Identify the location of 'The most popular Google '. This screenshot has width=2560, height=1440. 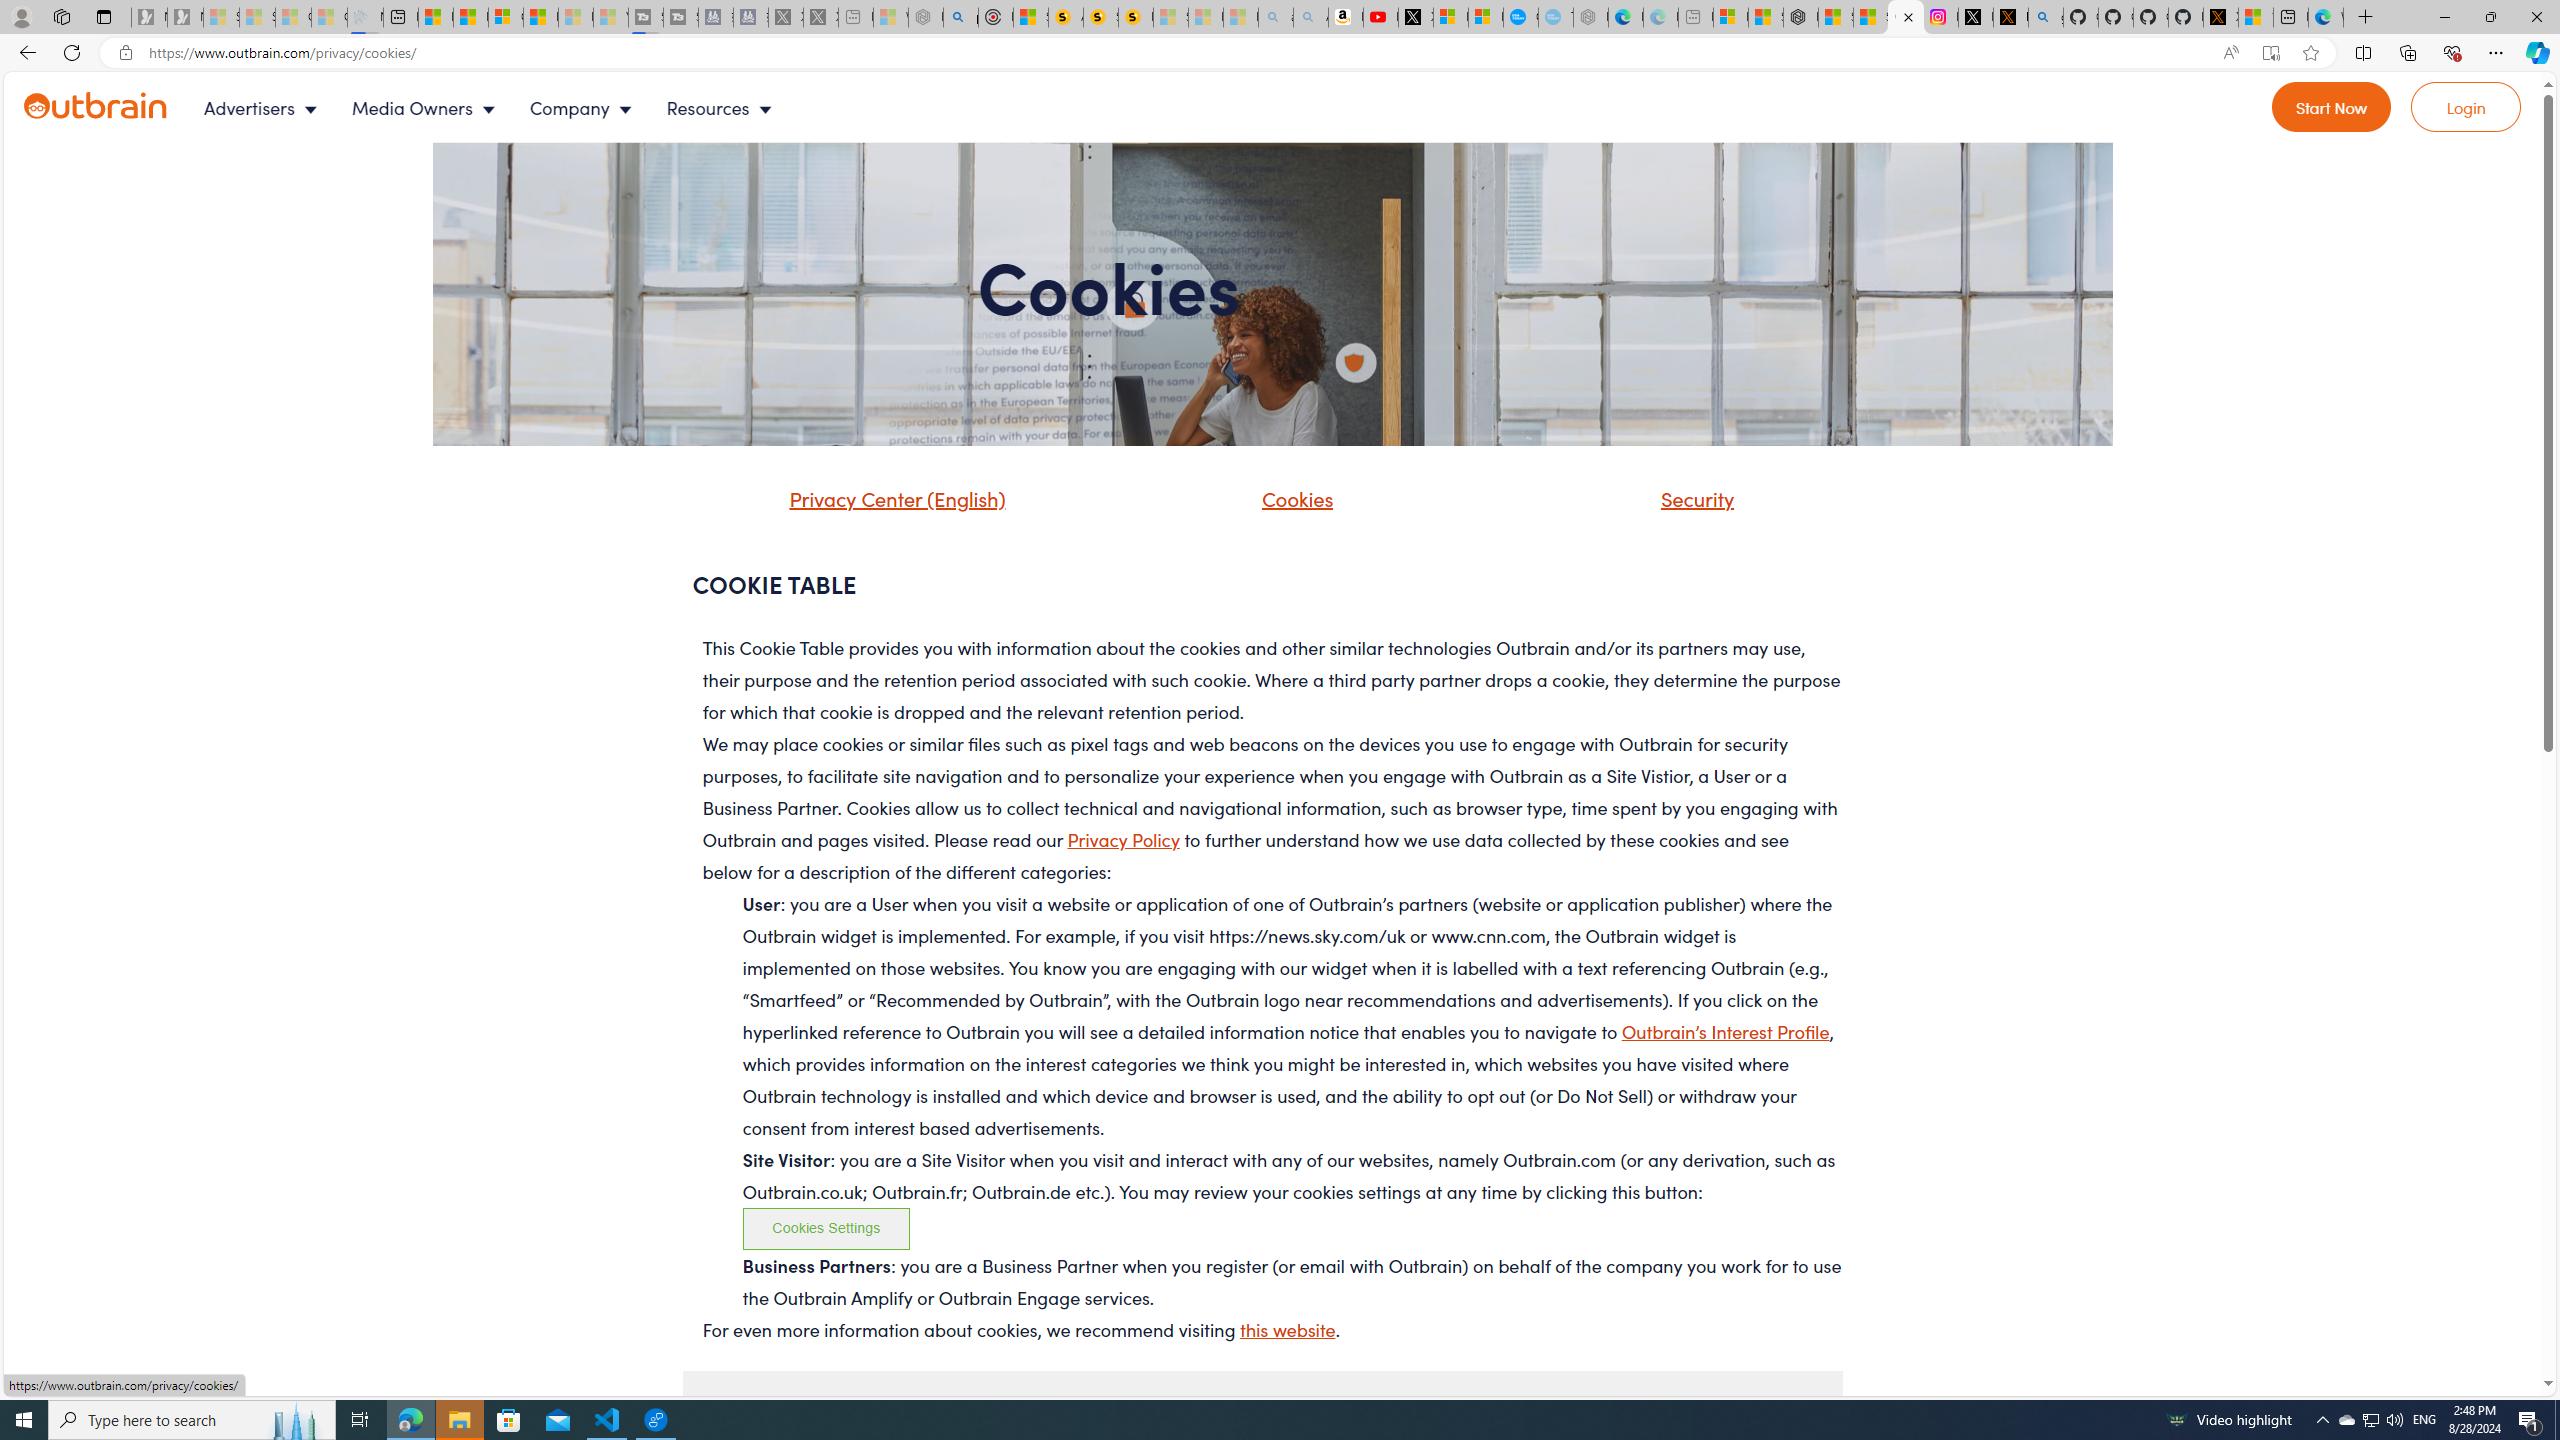
(1556, 16).